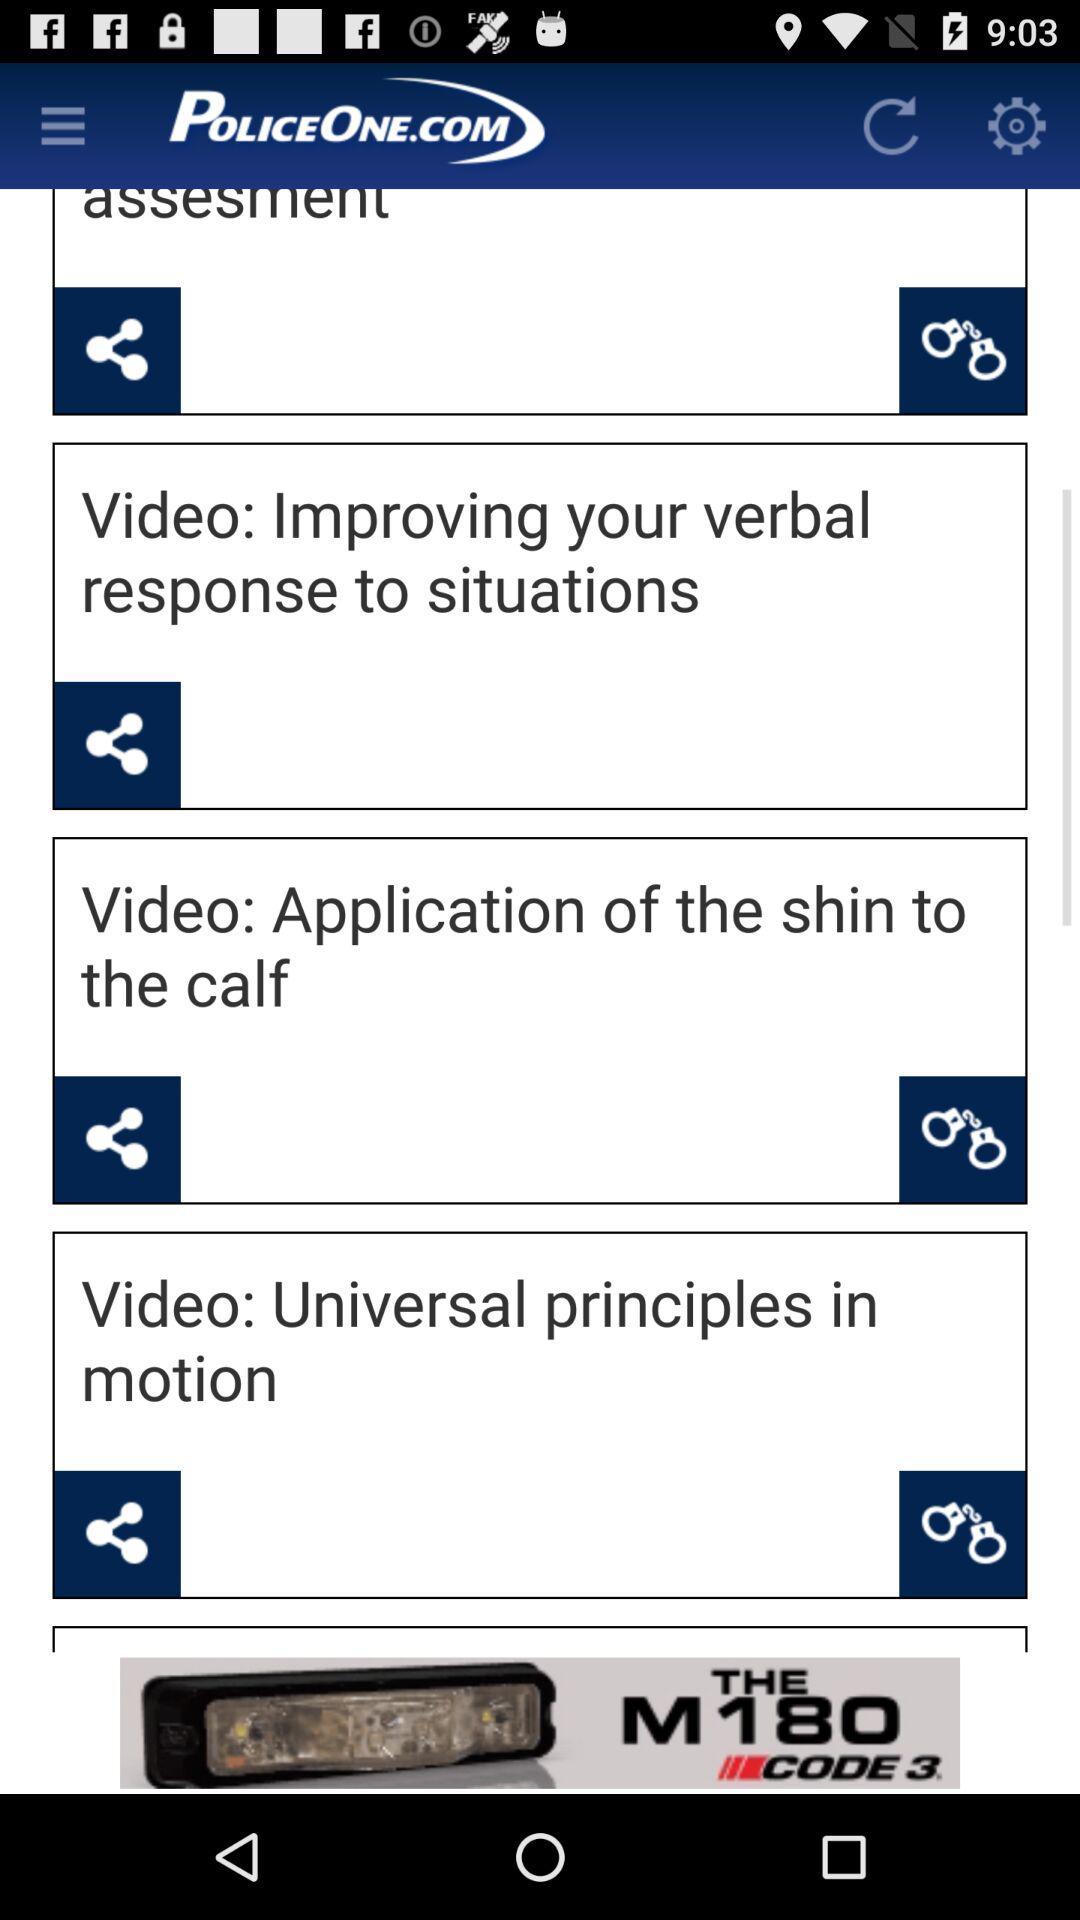  Describe the element at coordinates (540, 1722) in the screenshot. I see `advertisements banner` at that location.